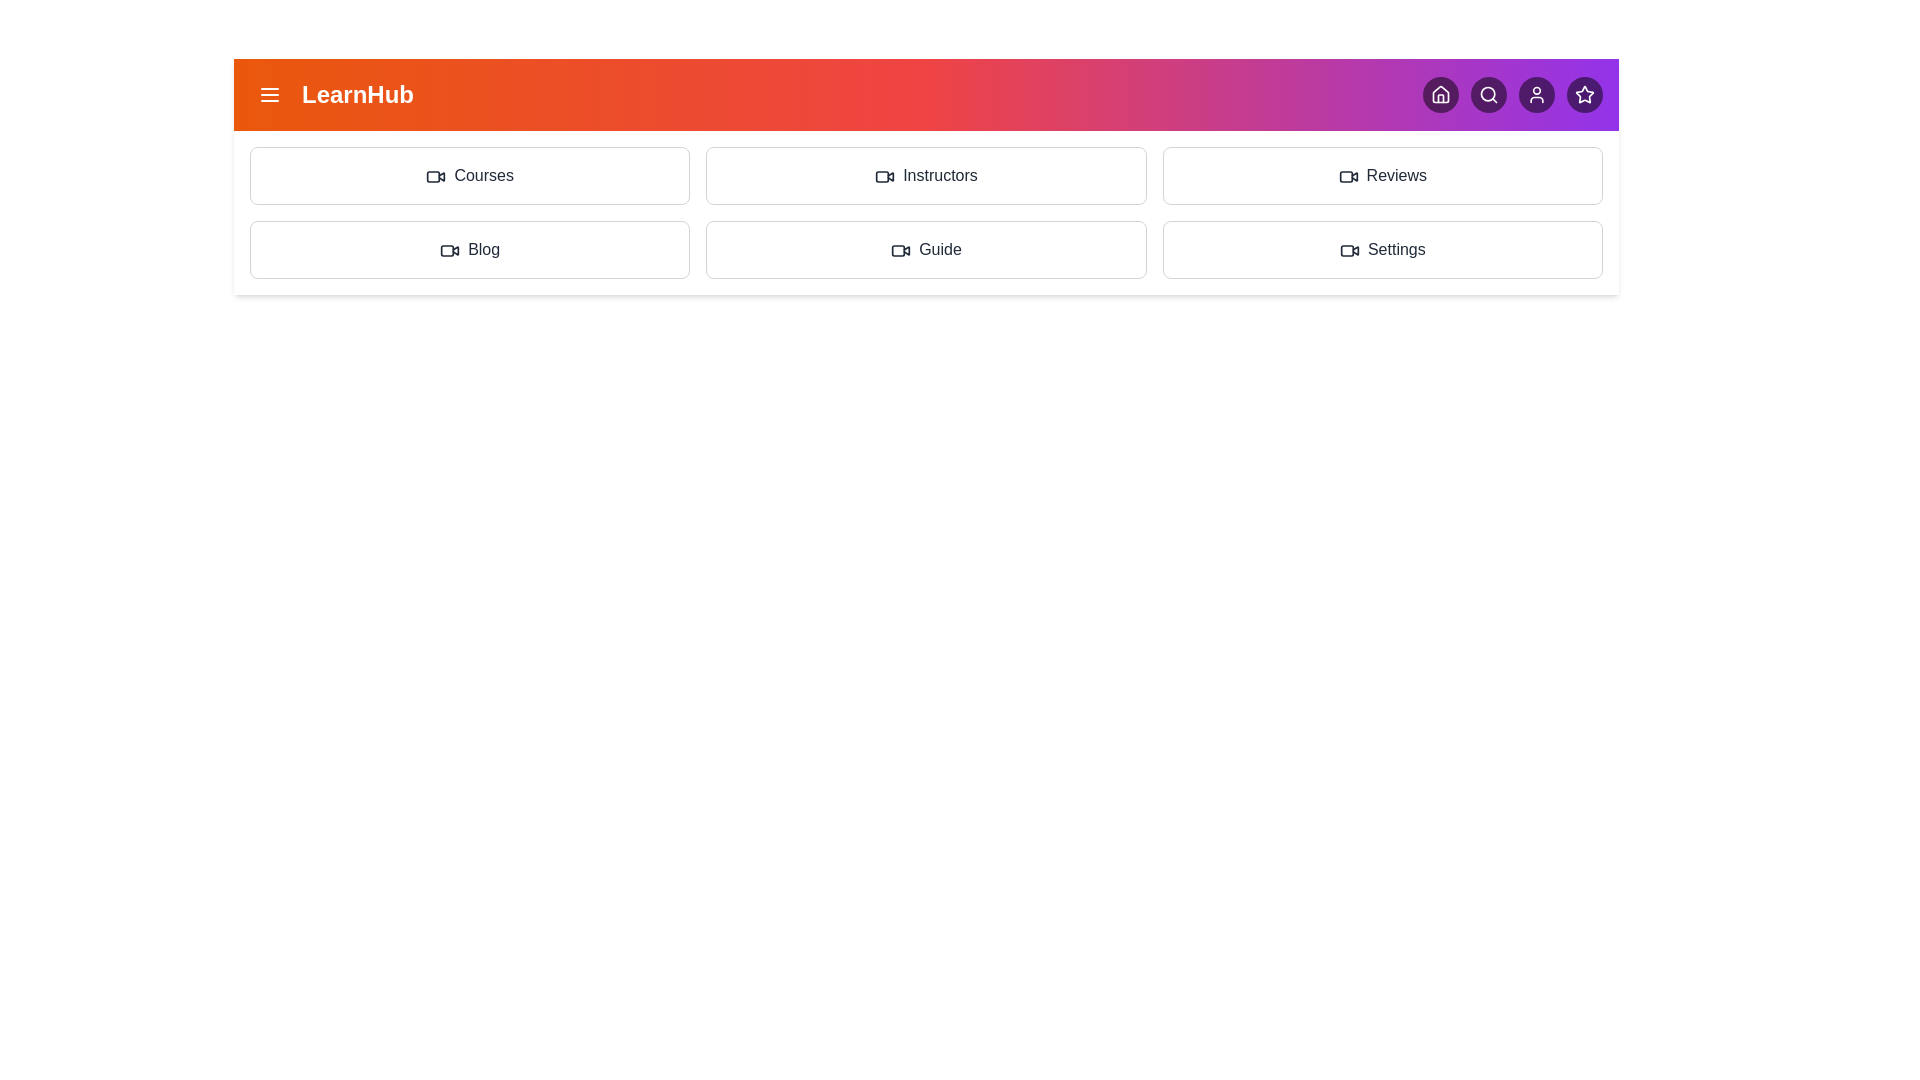  I want to click on the menu item Blog, so click(469, 249).